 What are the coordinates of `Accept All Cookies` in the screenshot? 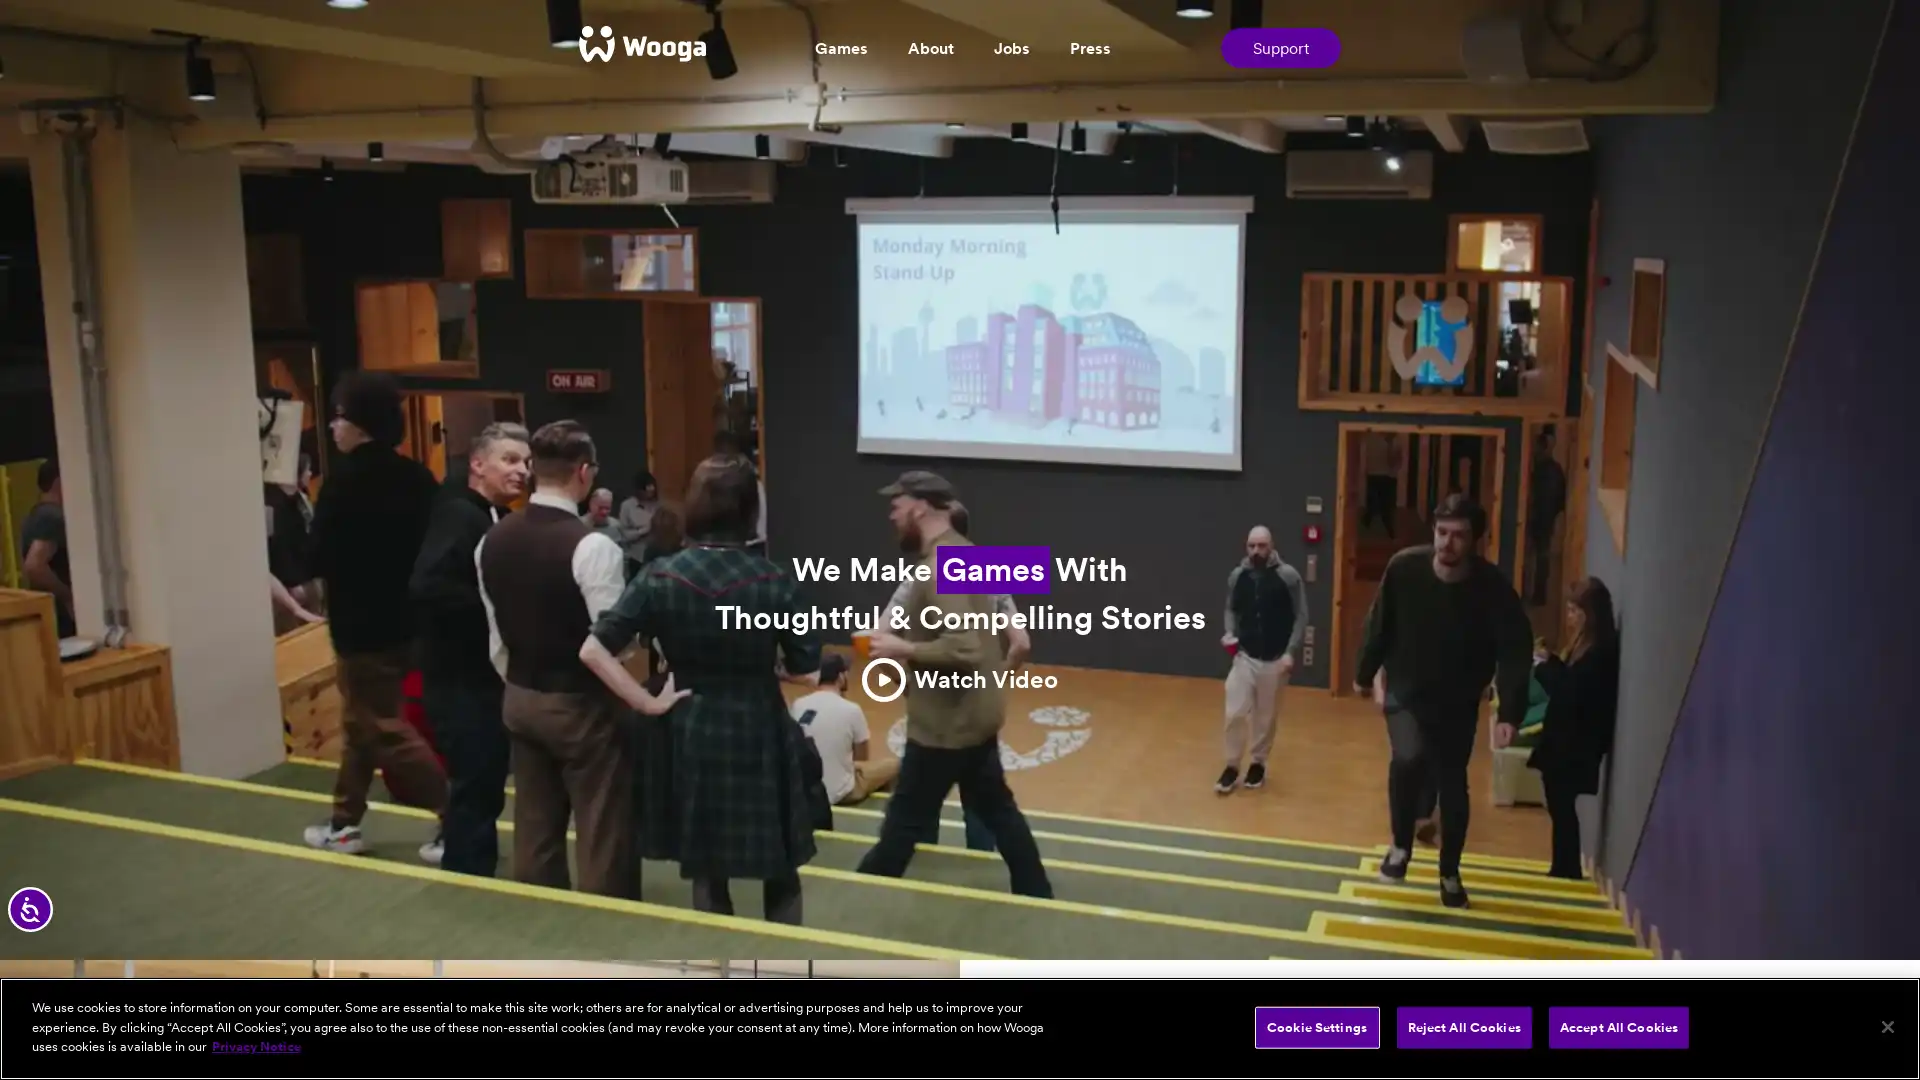 It's located at (1618, 1026).